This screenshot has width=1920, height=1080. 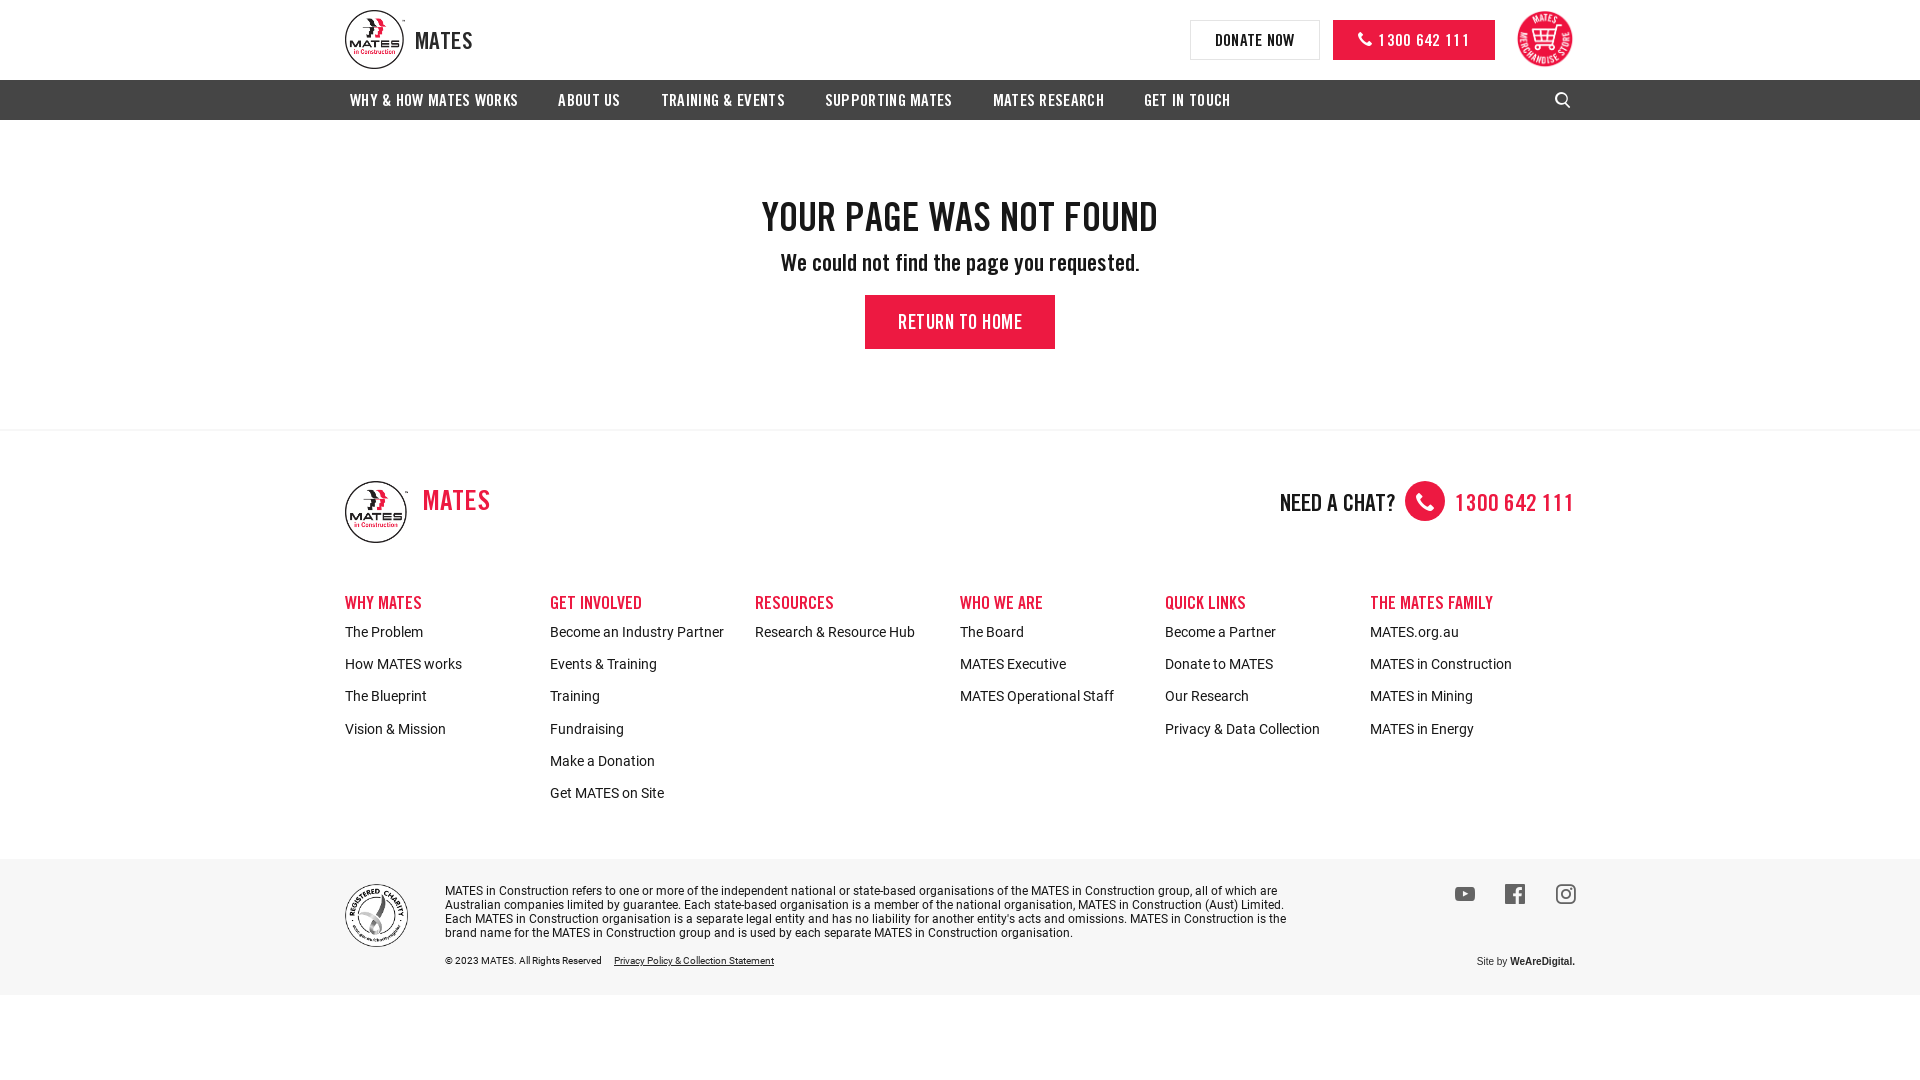 I want to click on 'DONATE NOW', so click(x=1253, y=39).